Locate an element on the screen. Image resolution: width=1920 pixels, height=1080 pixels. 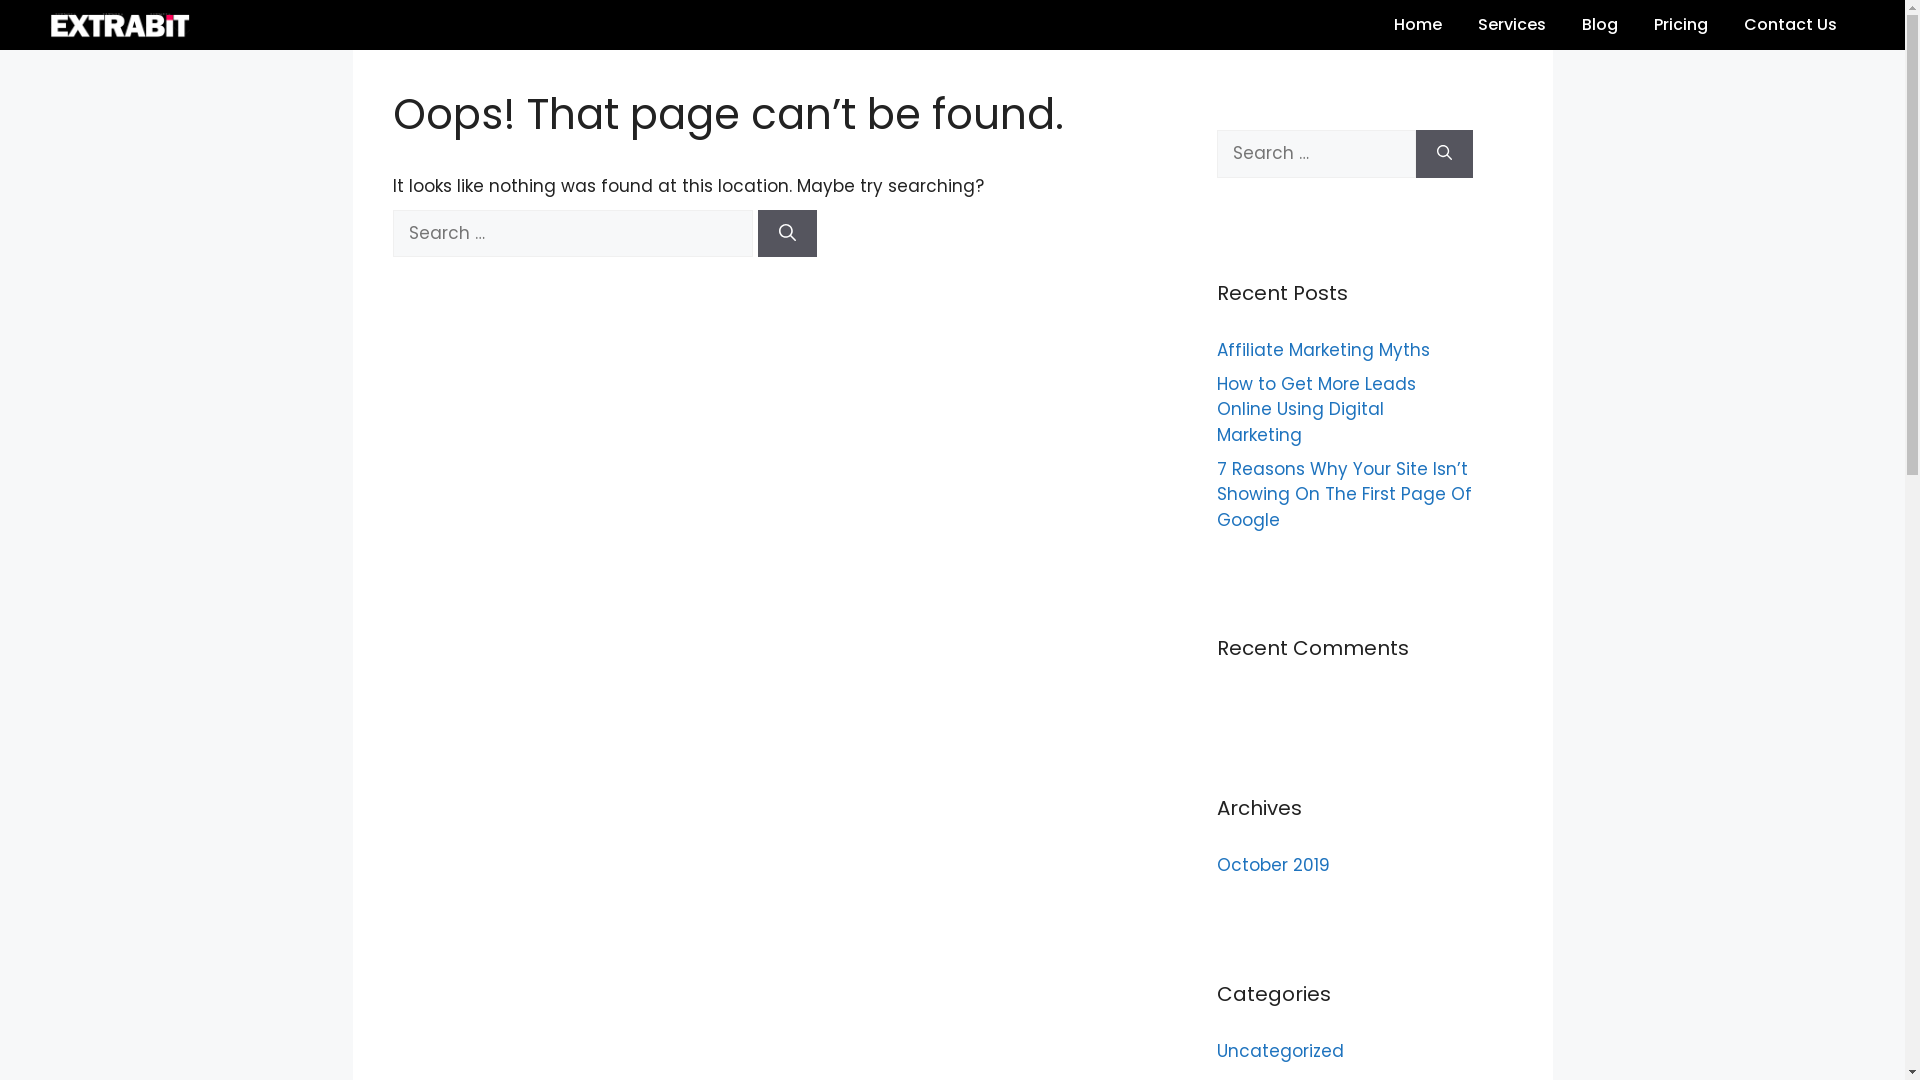
'Contact Us' is located at coordinates (1790, 24).